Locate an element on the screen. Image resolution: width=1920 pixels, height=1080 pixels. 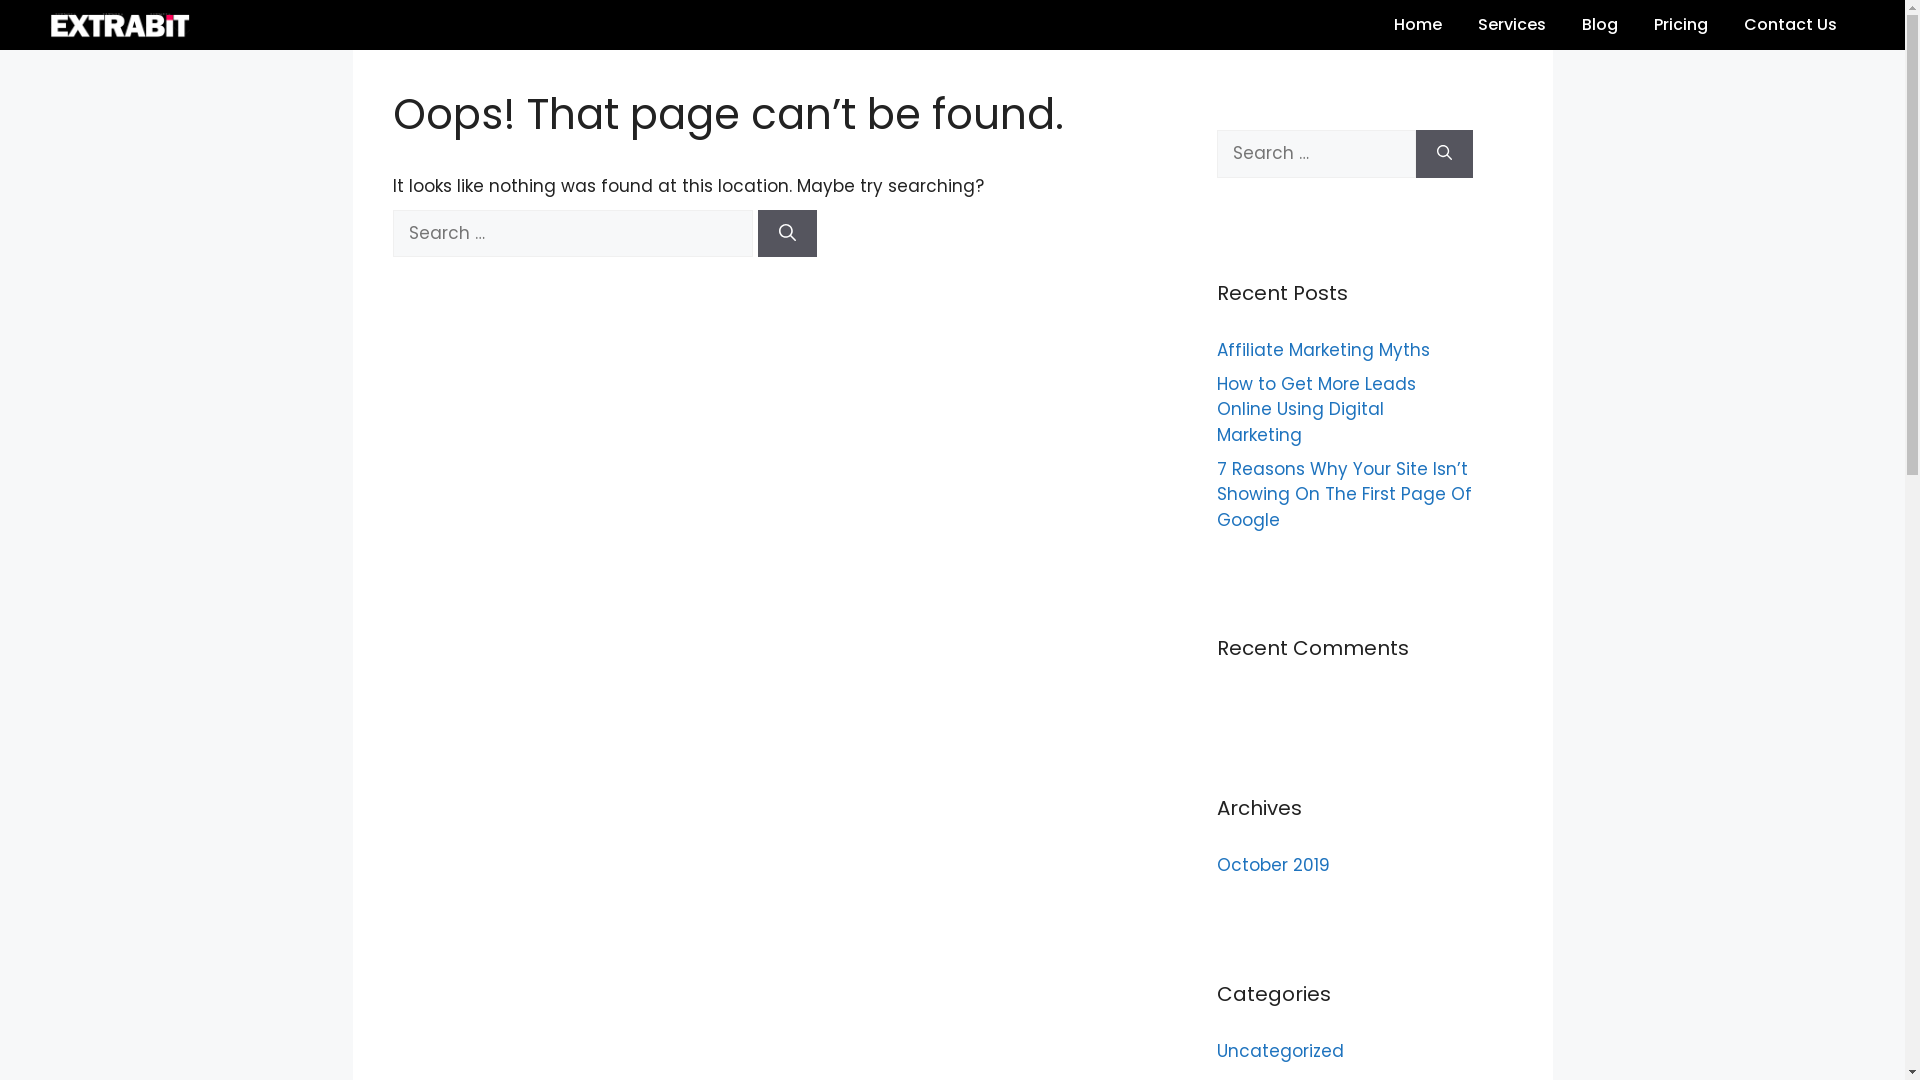
'Contact Us' is located at coordinates (1790, 24).